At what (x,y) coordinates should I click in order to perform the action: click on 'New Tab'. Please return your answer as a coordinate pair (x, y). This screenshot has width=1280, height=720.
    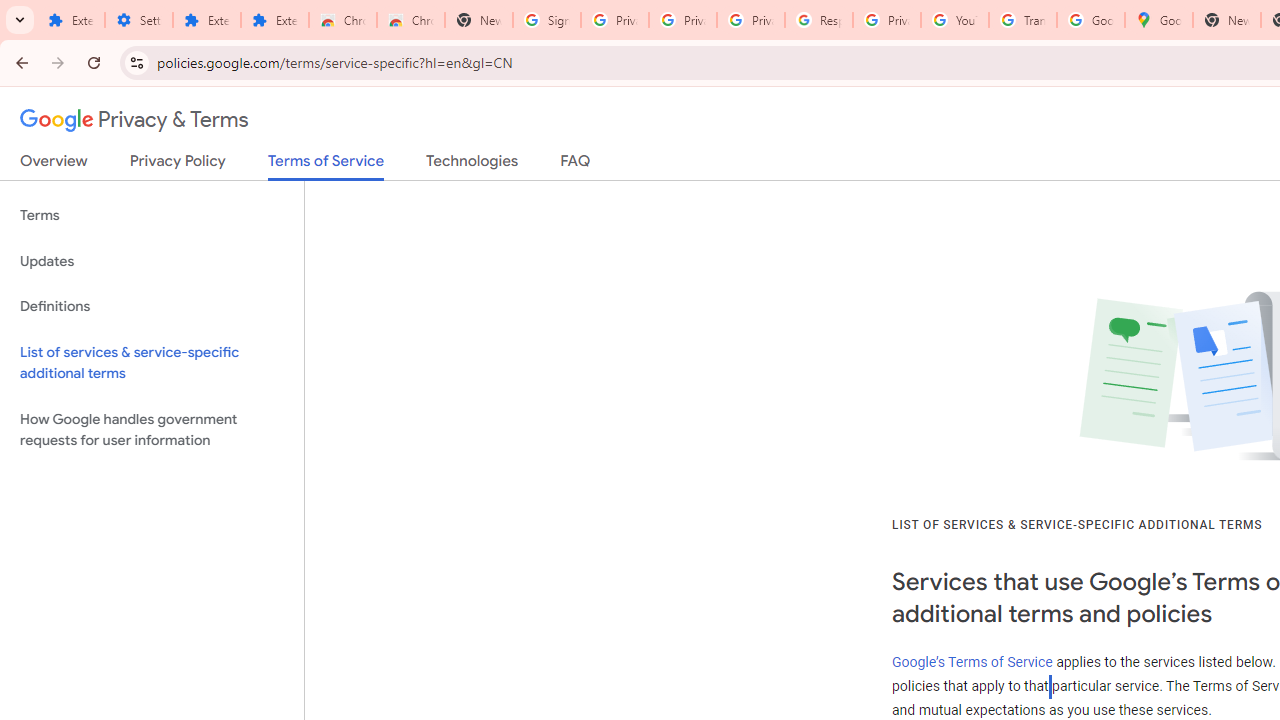
    Looking at the image, I should click on (478, 20).